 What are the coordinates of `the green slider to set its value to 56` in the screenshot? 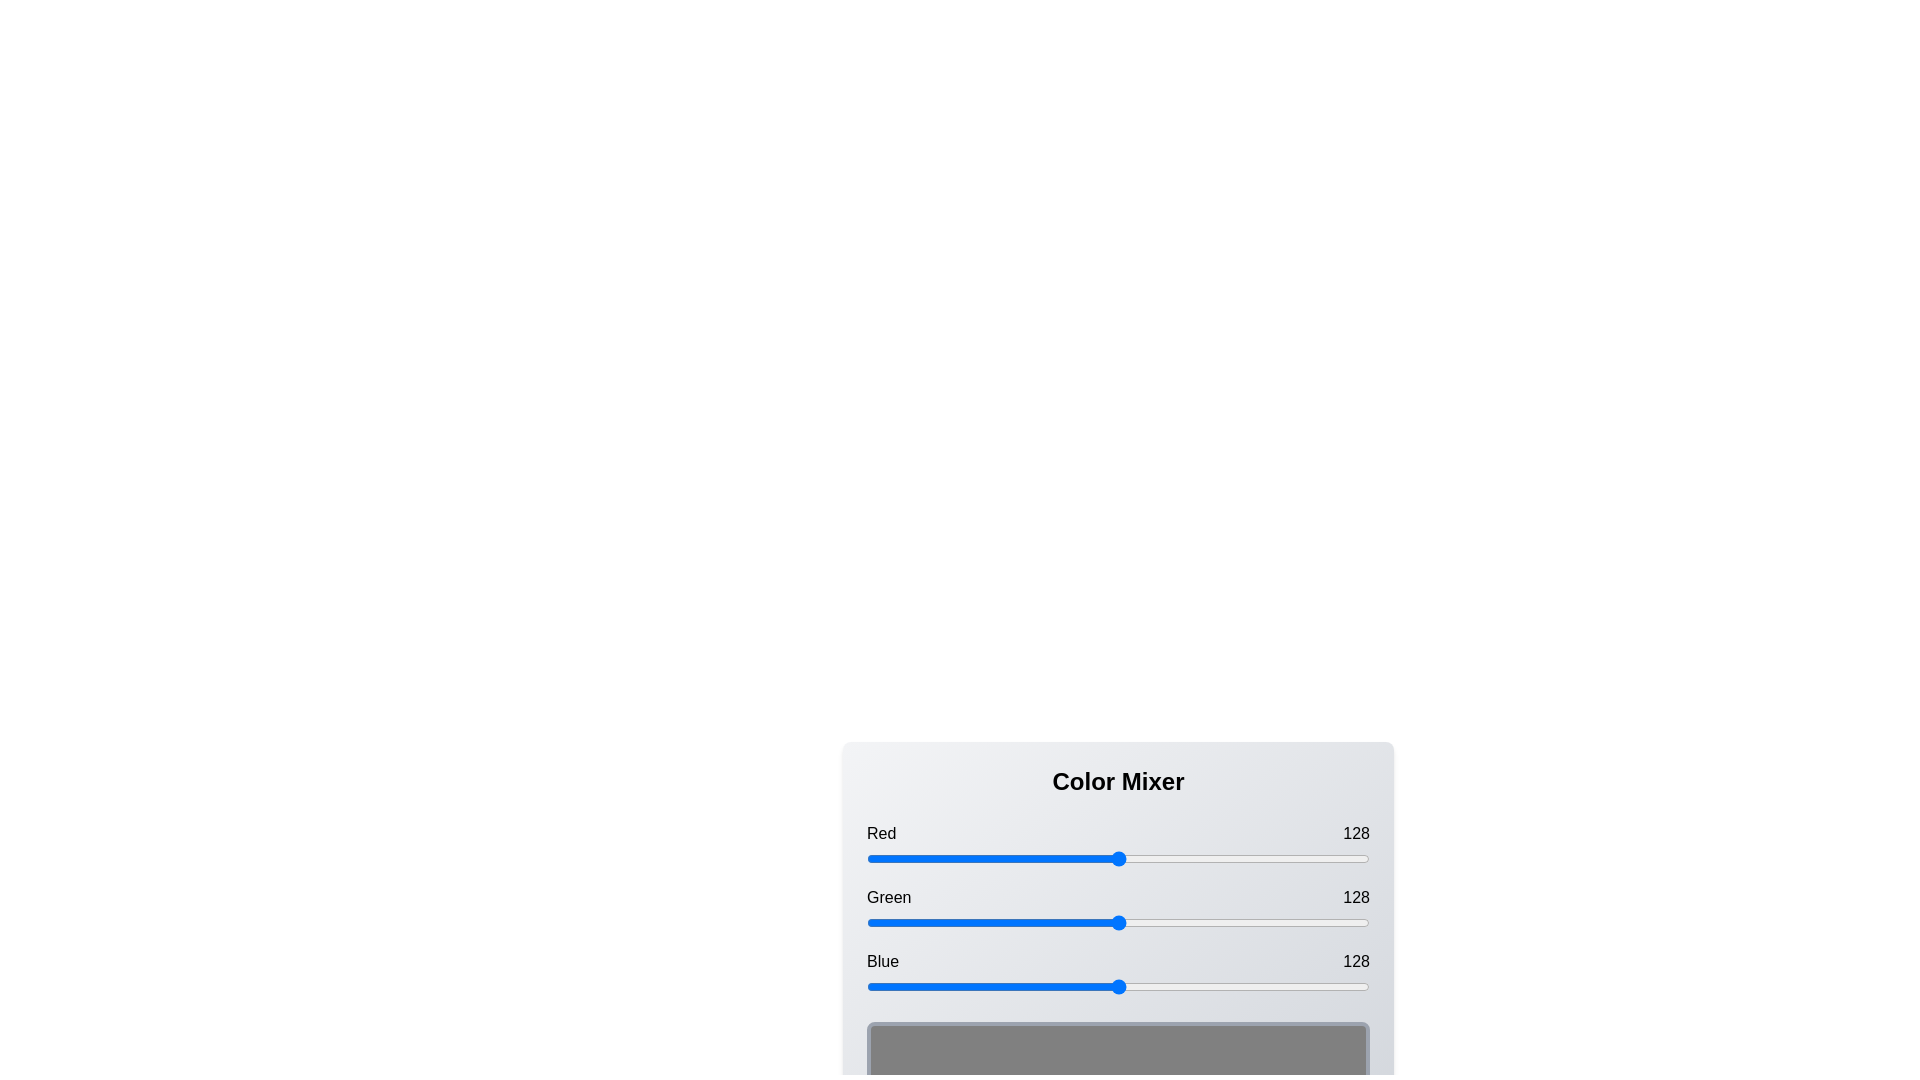 It's located at (977, 922).